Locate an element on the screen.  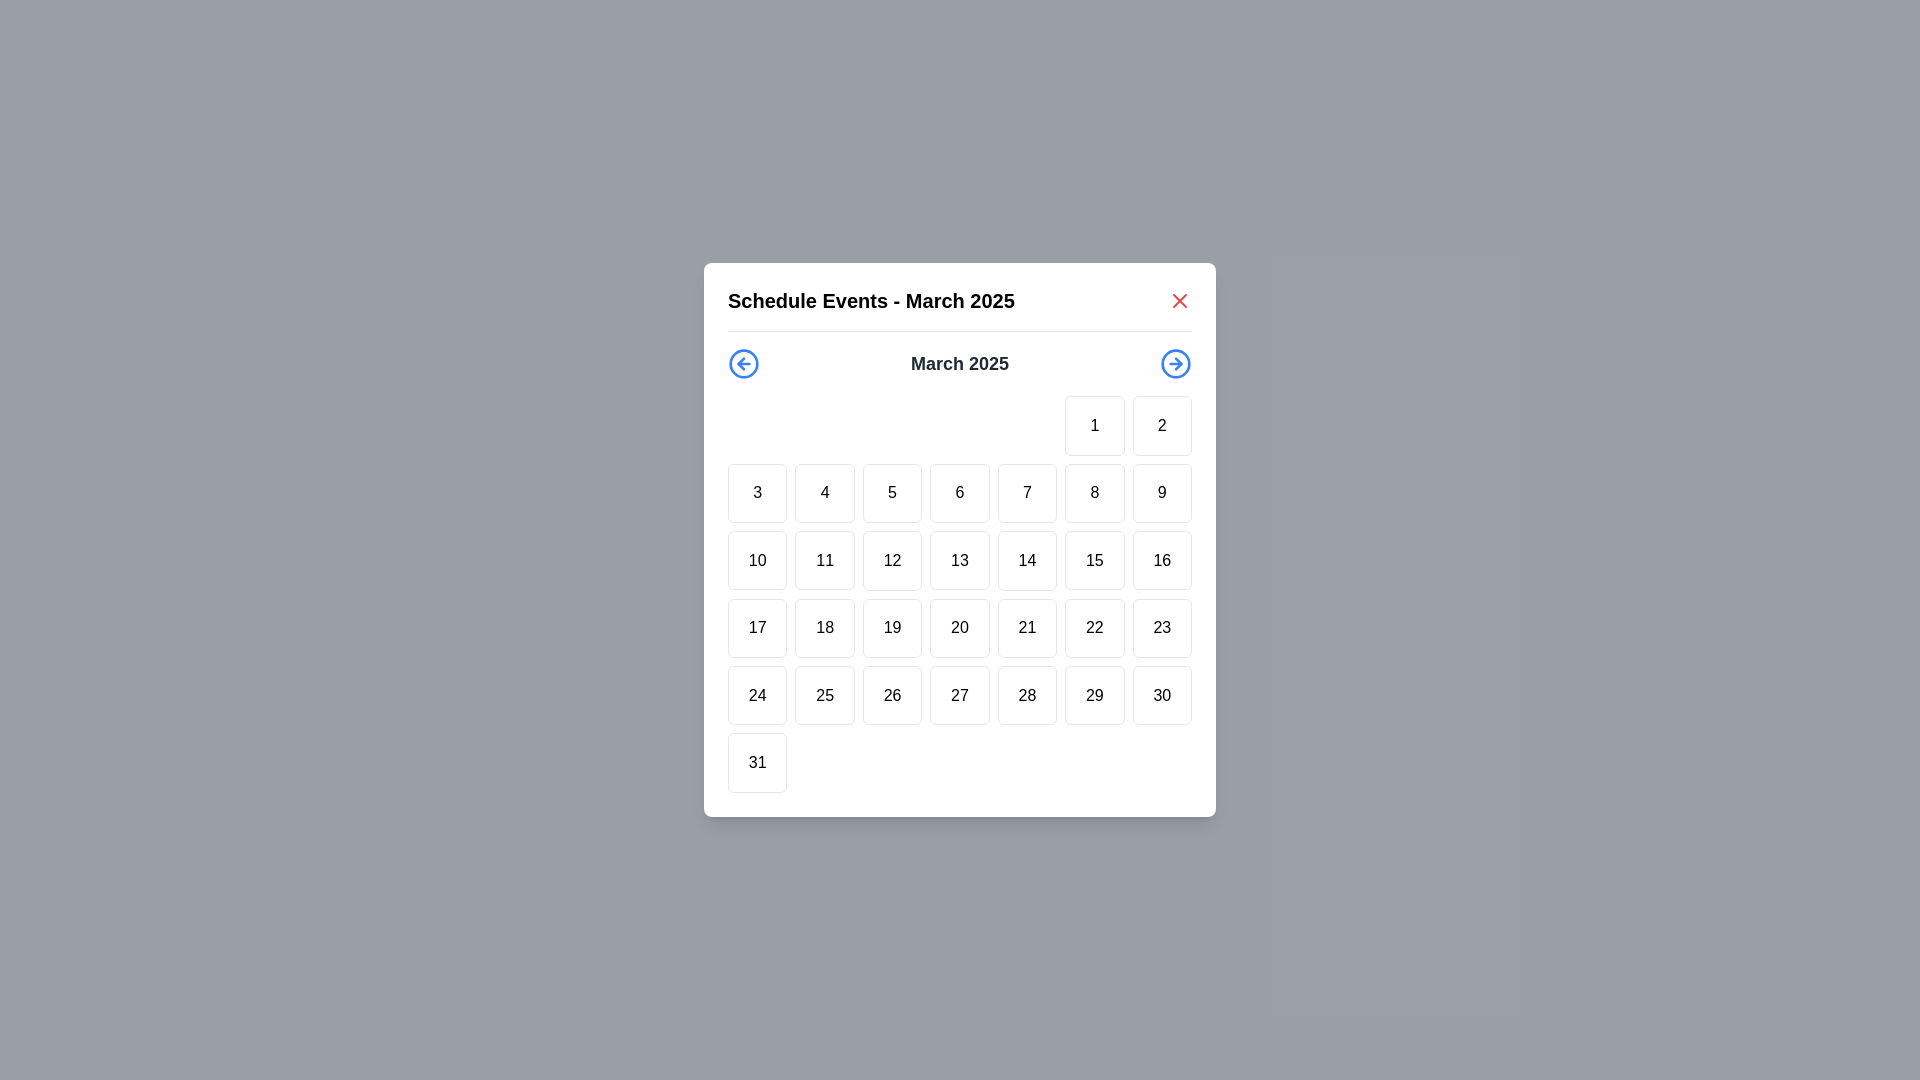
the navigation button for the next month in the calendar view, located at the far right of the header aligned with 'March 2025' is located at coordinates (1176, 363).